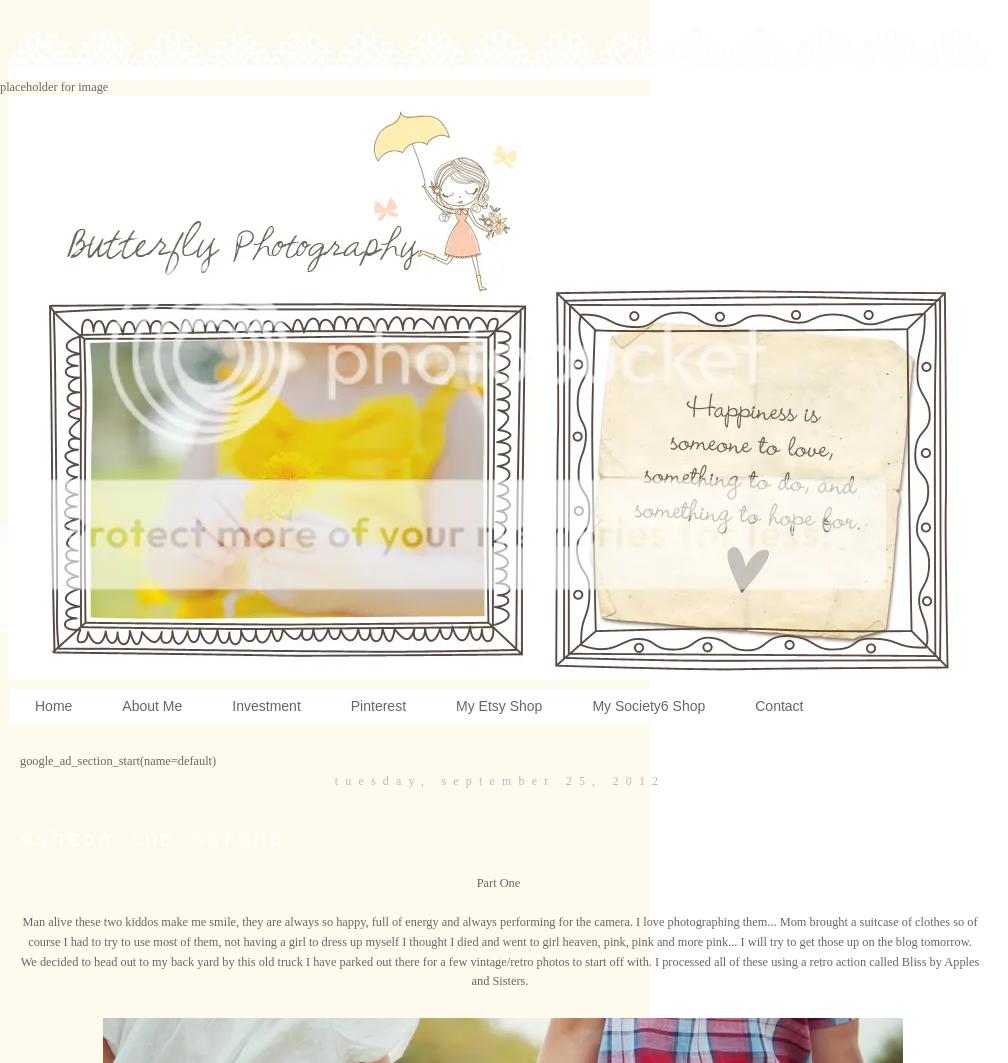 This screenshot has width=1008, height=1063. Describe the element at coordinates (152, 705) in the screenshot. I see `'About Me'` at that location.